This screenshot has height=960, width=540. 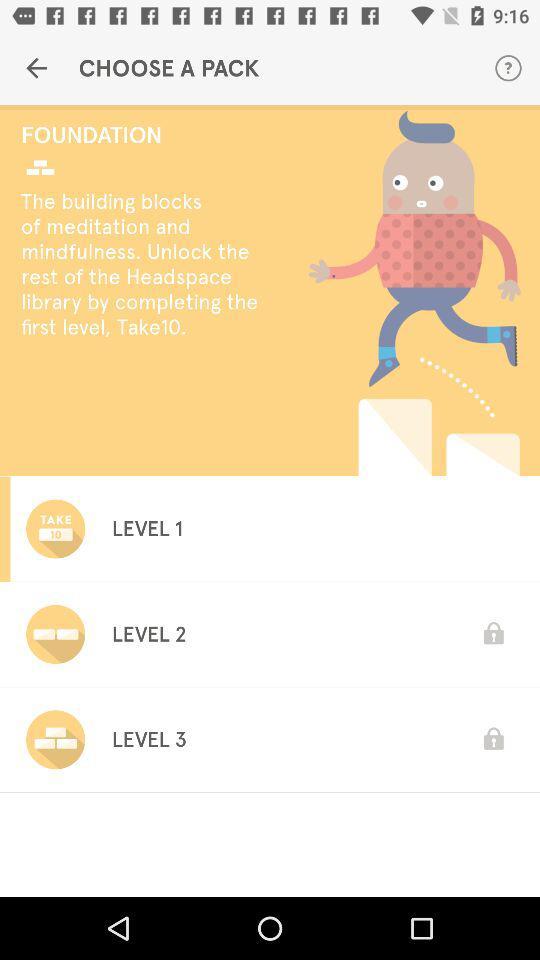 What do you see at coordinates (148, 633) in the screenshot?
I see `the icon below the level 1` at bounding box center [148, 633].